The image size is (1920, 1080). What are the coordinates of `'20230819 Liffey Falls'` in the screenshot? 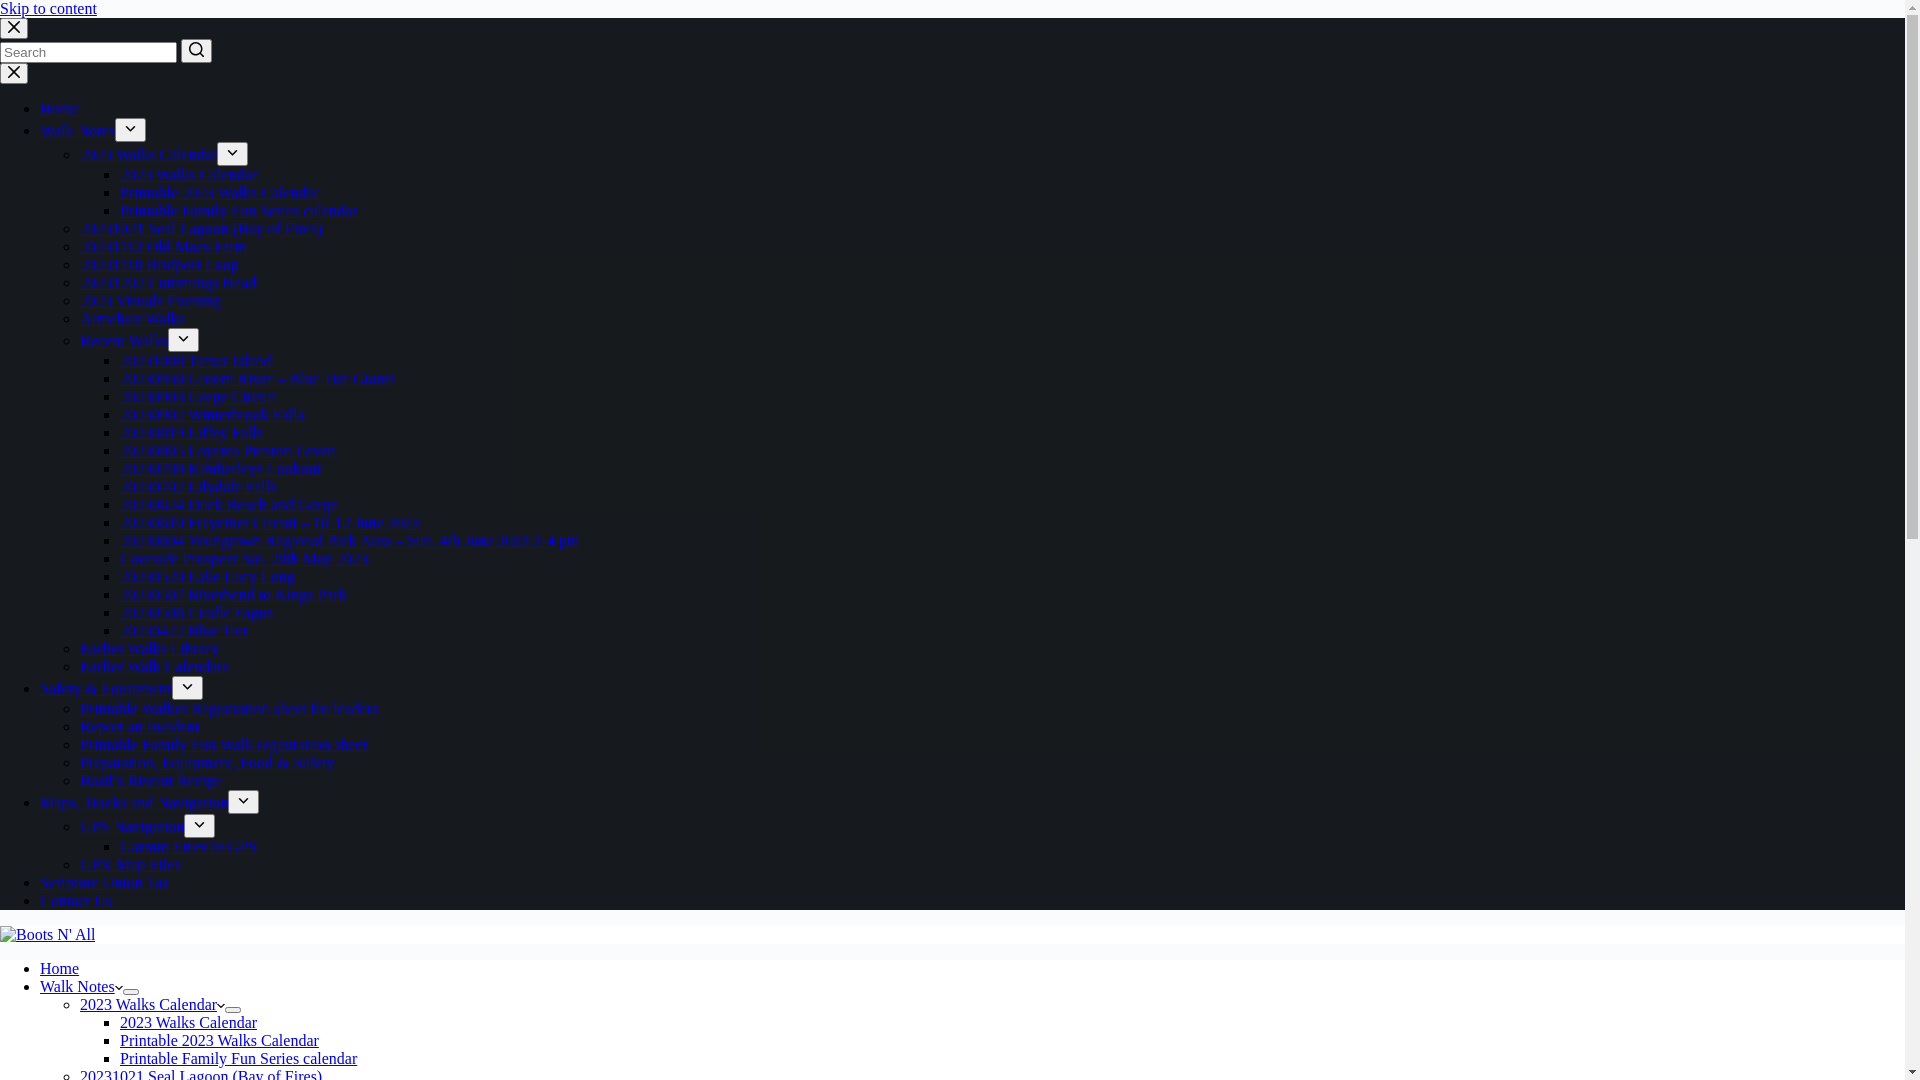 It's located at (191, 431).